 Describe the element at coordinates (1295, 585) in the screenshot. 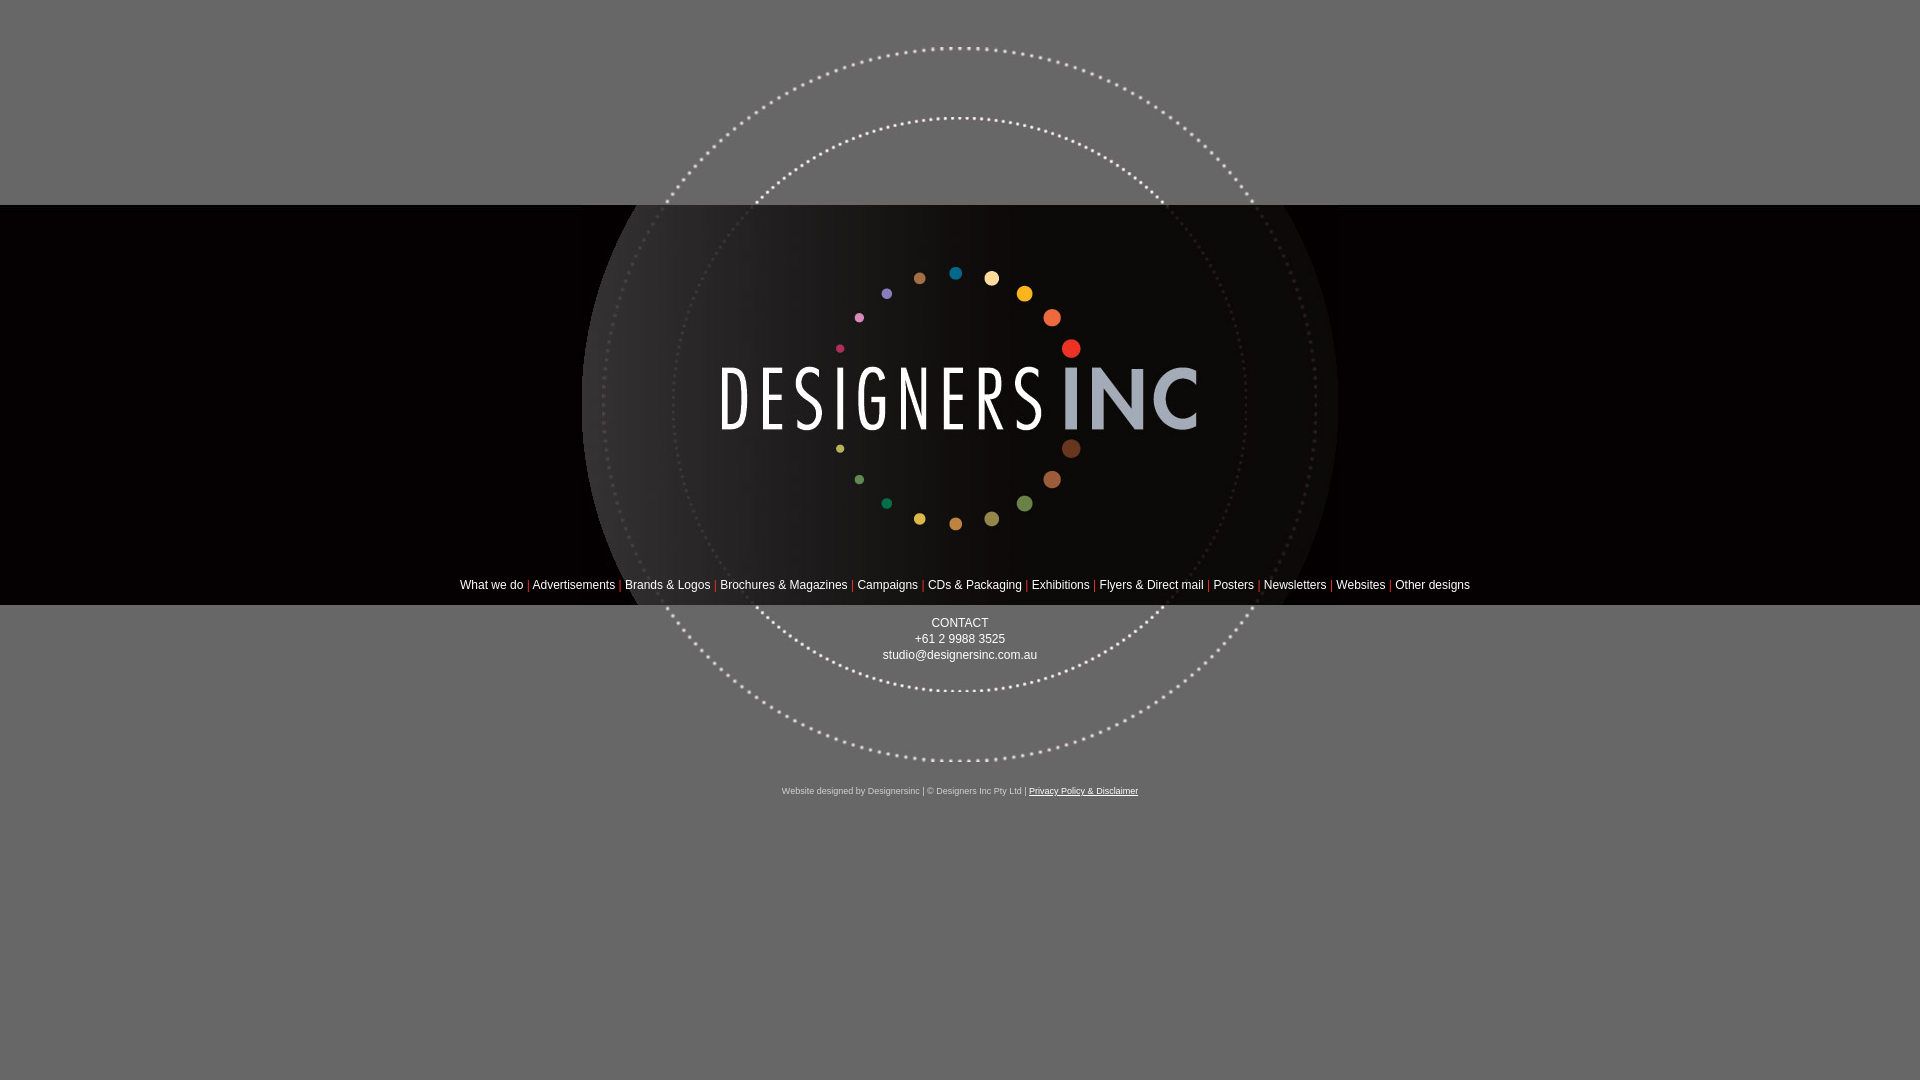

I see `'Newsletters'` at that location.